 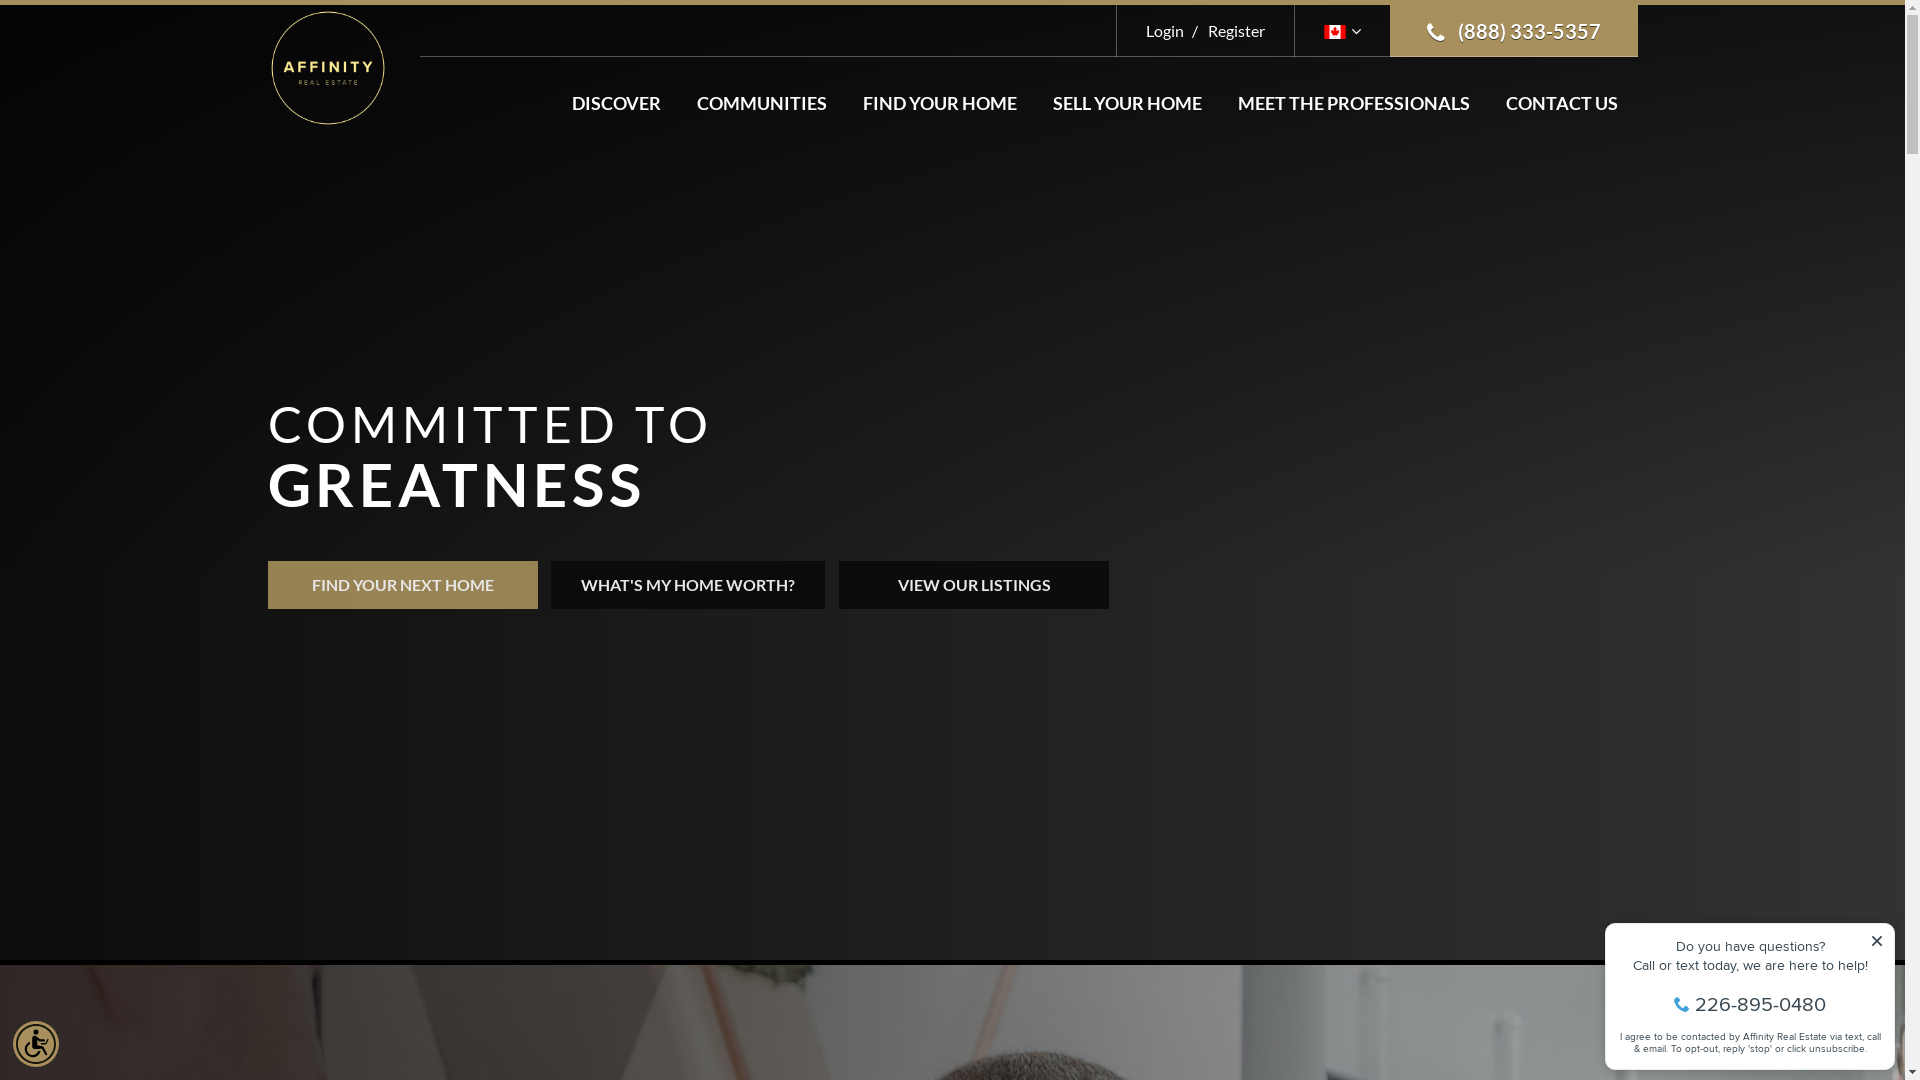 What do you see at coordinates (974, 585) in the screenshot?
I see `'VIEW OUR LISTINGS'` at bounding box center [974, 585].